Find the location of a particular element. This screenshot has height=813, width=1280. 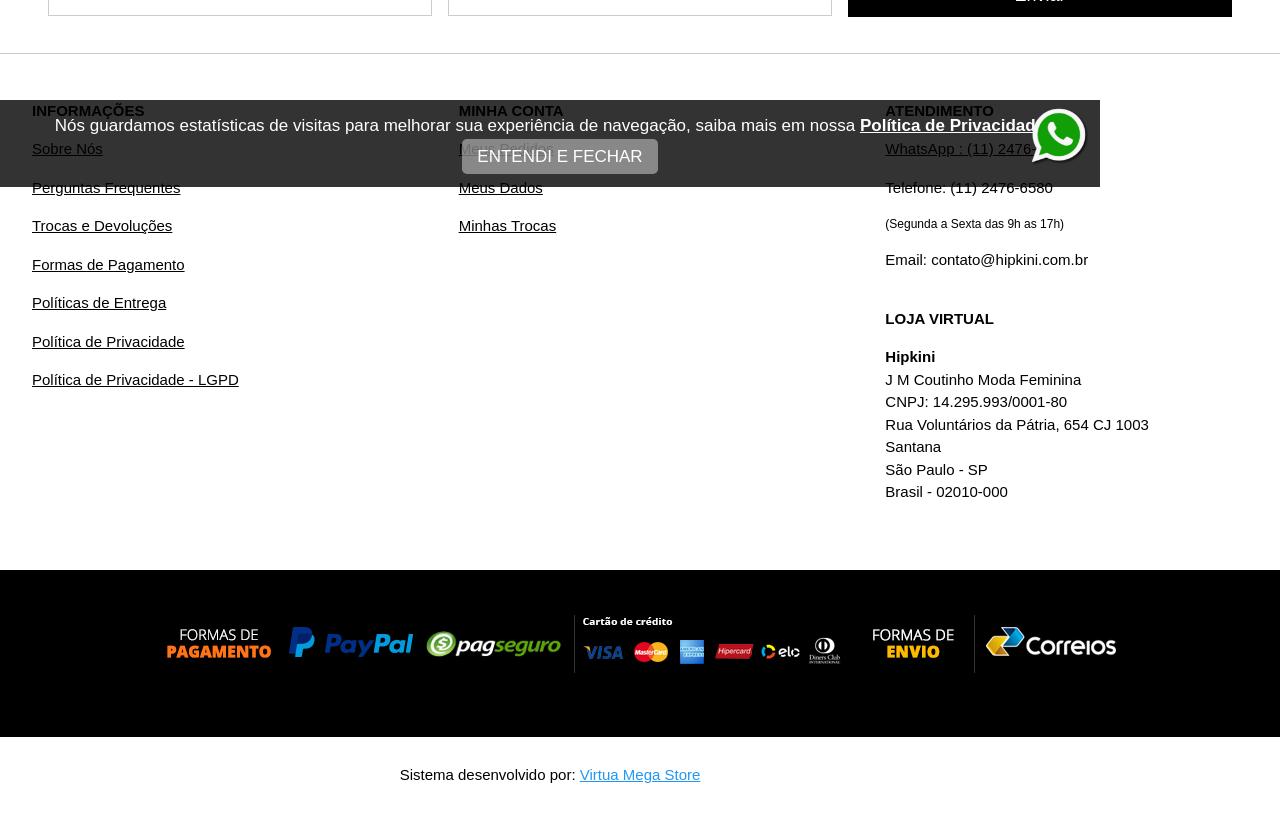

'Minhas Trocas' is located at coordinates (507, 224).